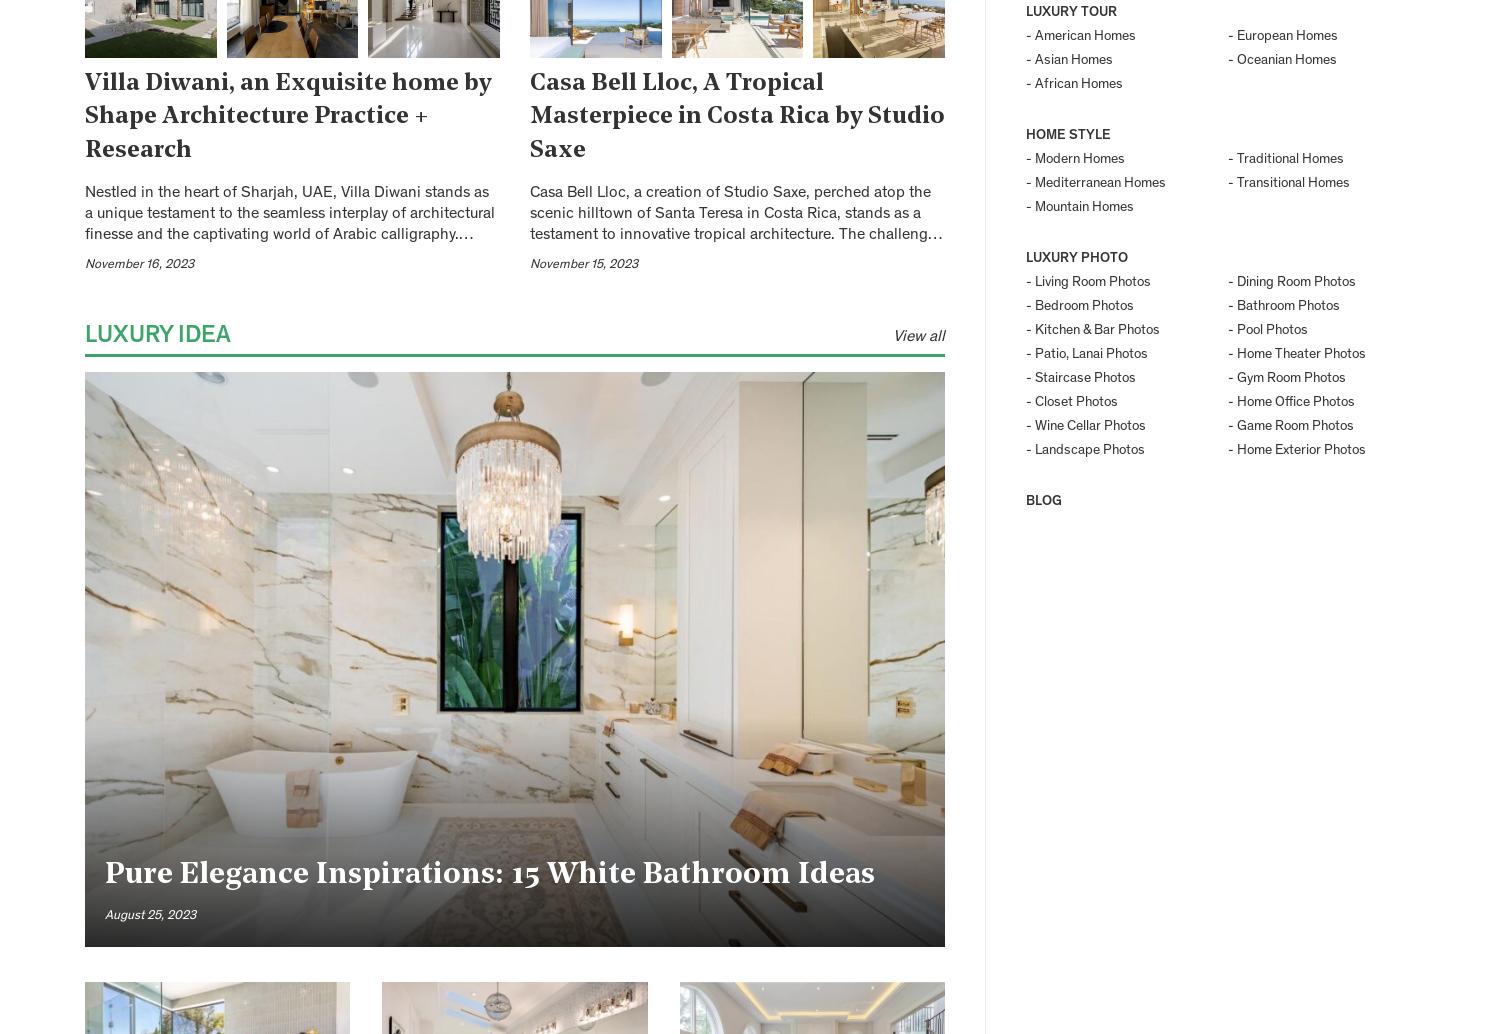  I want to click on 'Nestled in the heart of Sharjah, UAE, Villa Diwani stands as a unique testament to the seamless interplay of architectural finesse and the captivating world of Arabic calligraphy. Commissioned by passionate art enthusiasts with a deep appreciation for calligraphy, this villa transcends conventional boundaries, creating a space that harmoniously blends functional living with artistic expression. […]', so click(289, 265).